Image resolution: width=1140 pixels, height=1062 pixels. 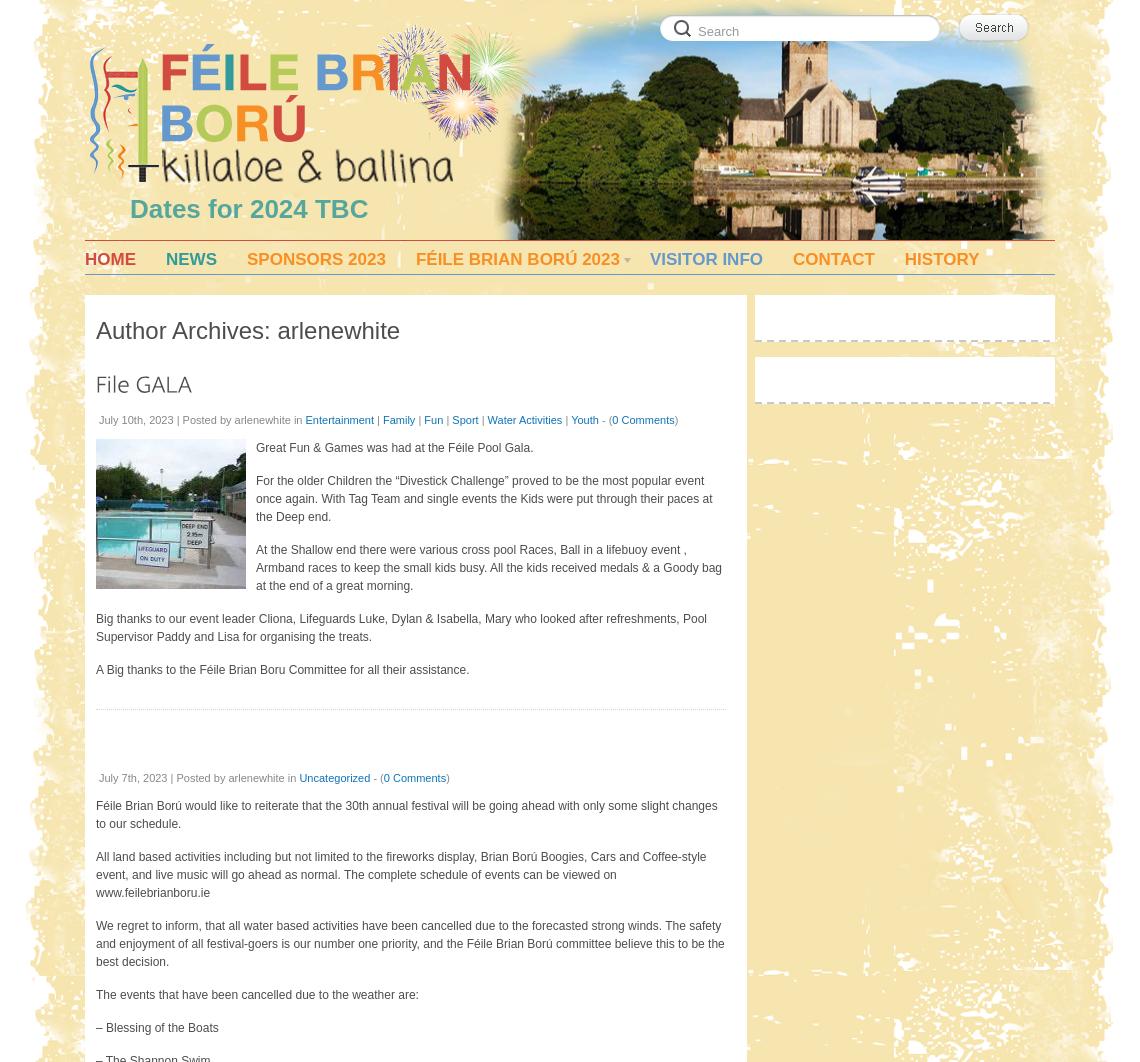 I want to click on 'A Big thanks to the Féile Brian Boru Committee for all their assistance.', so click(x=94, y=670).